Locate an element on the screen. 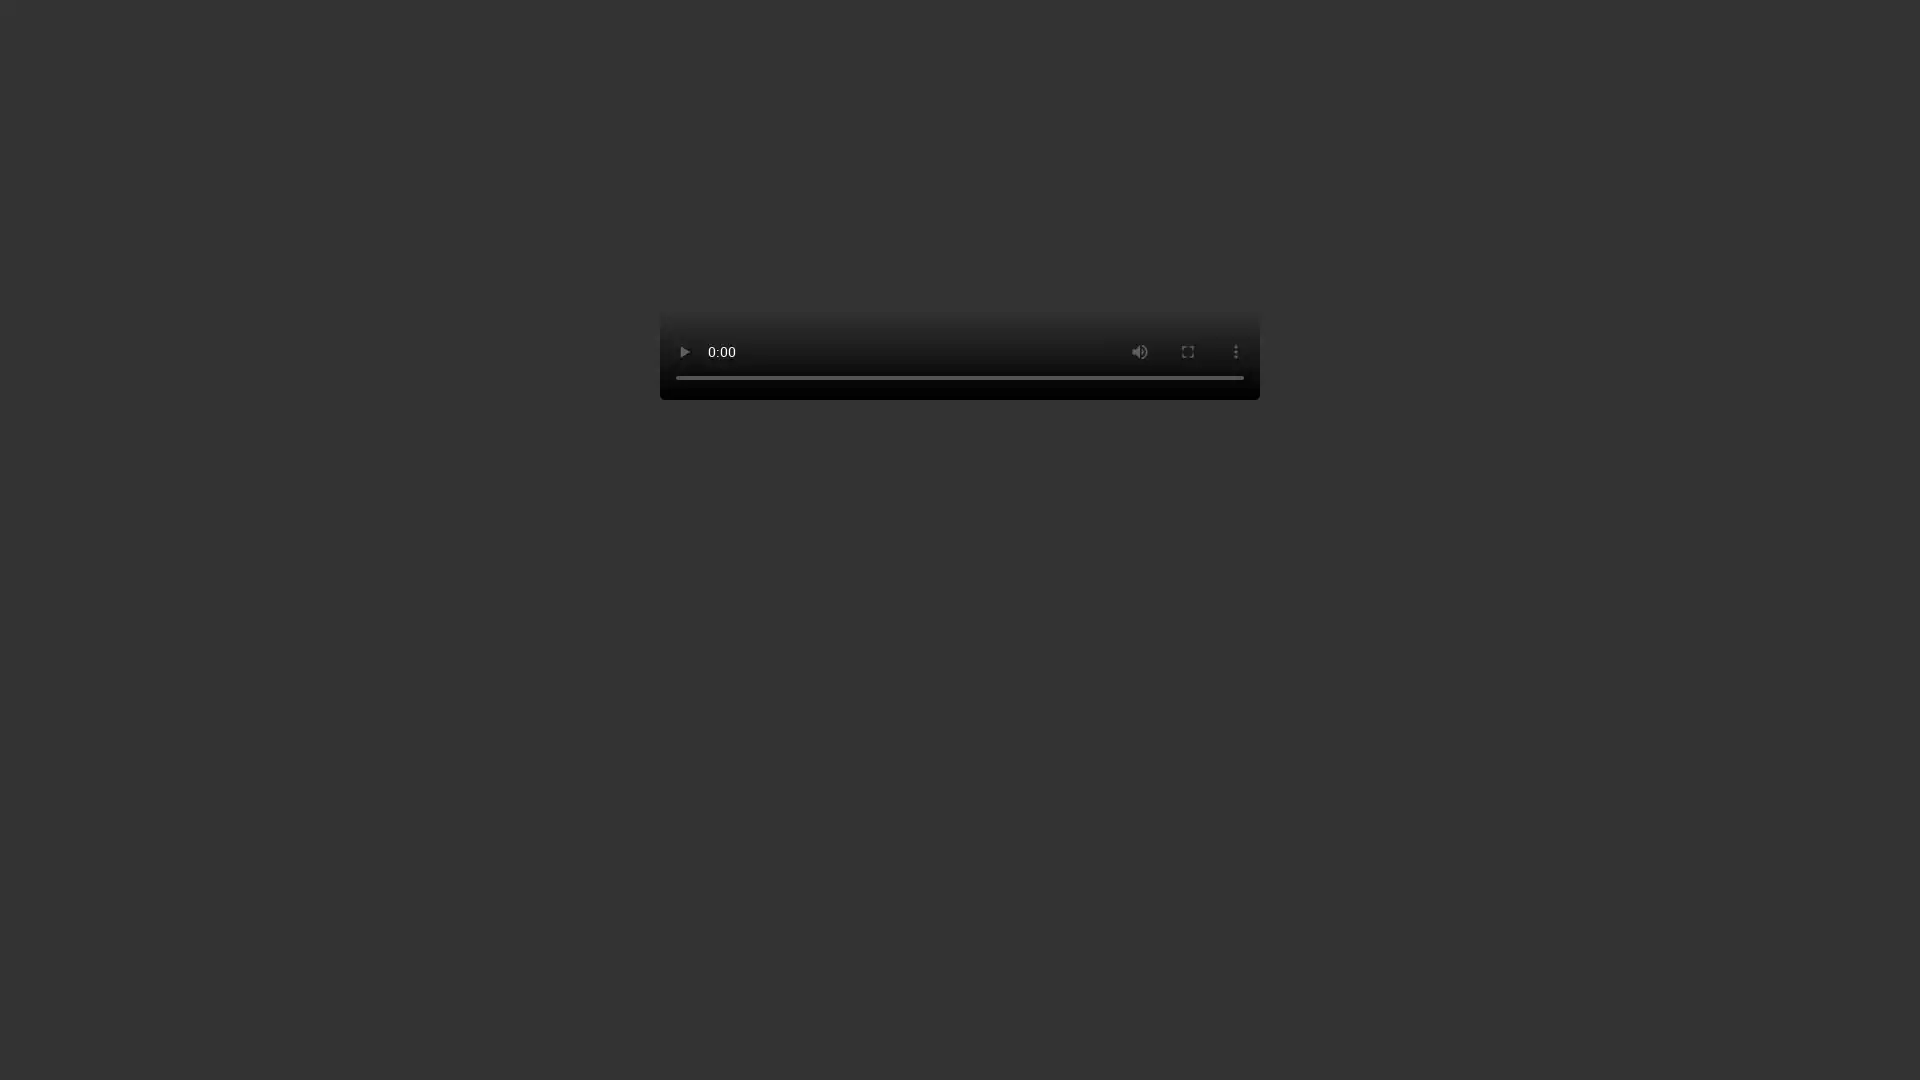 The image size is (1920, 1080). play is located at coordinates (684, 350).